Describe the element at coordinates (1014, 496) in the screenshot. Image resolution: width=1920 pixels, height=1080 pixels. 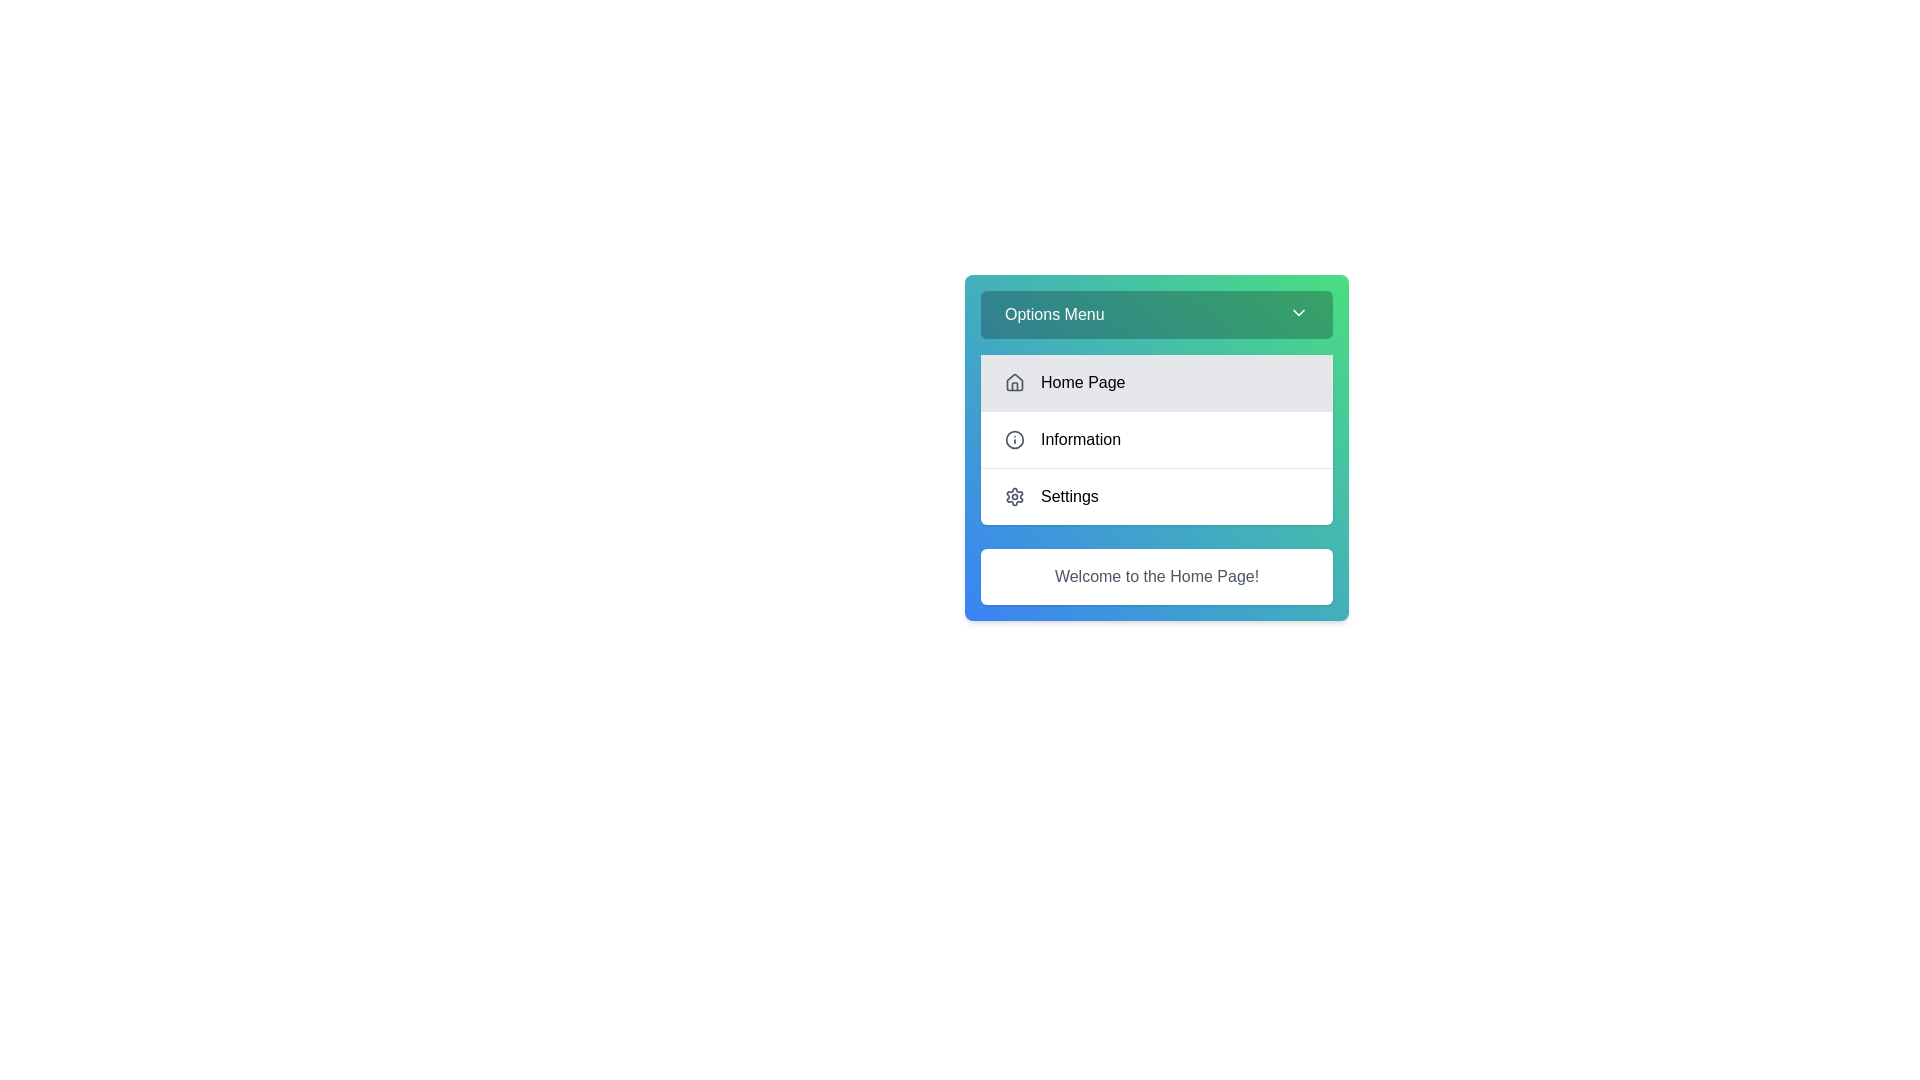
I see `the 'Settings' icon located to the left of the 'Settings' text in the third row of the vertical menu list` at that location.